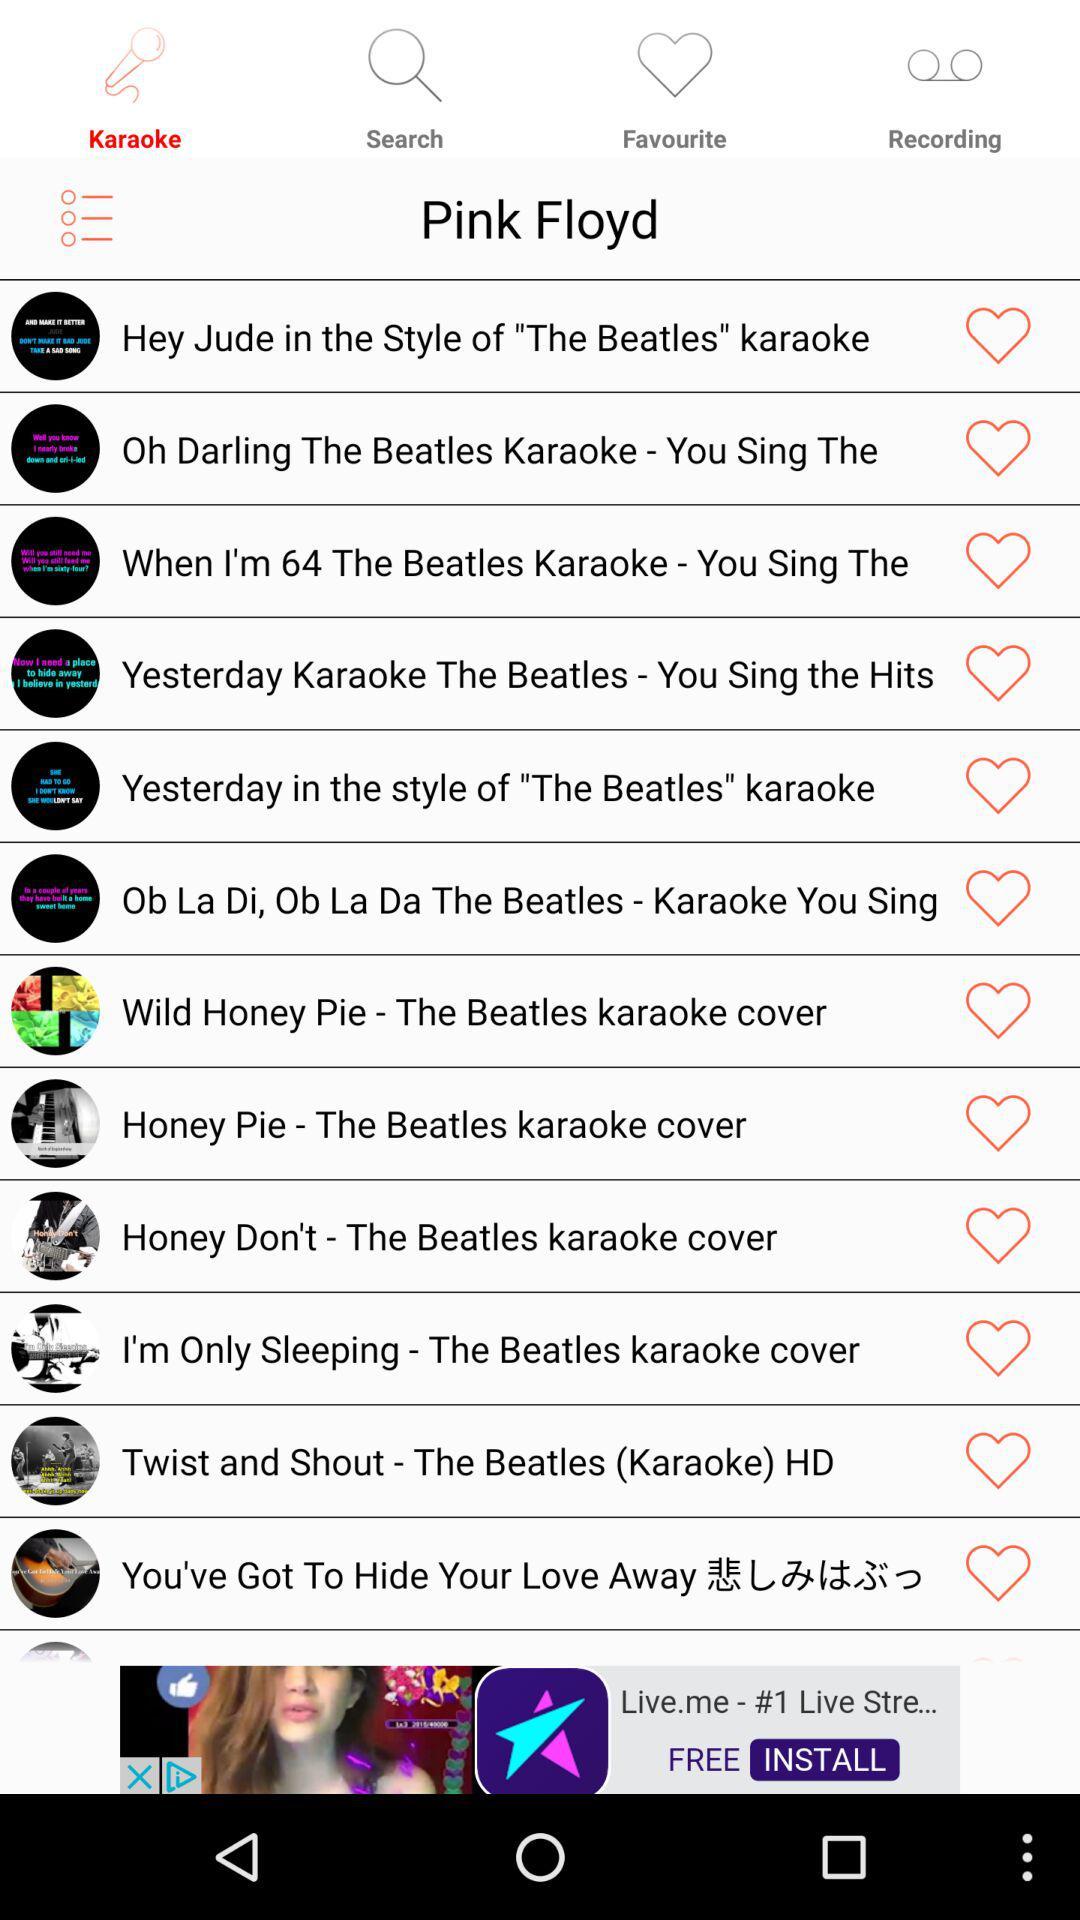  Describe the element at coordinates (54, 560) in the screenshot. I see `the third image` at that location.